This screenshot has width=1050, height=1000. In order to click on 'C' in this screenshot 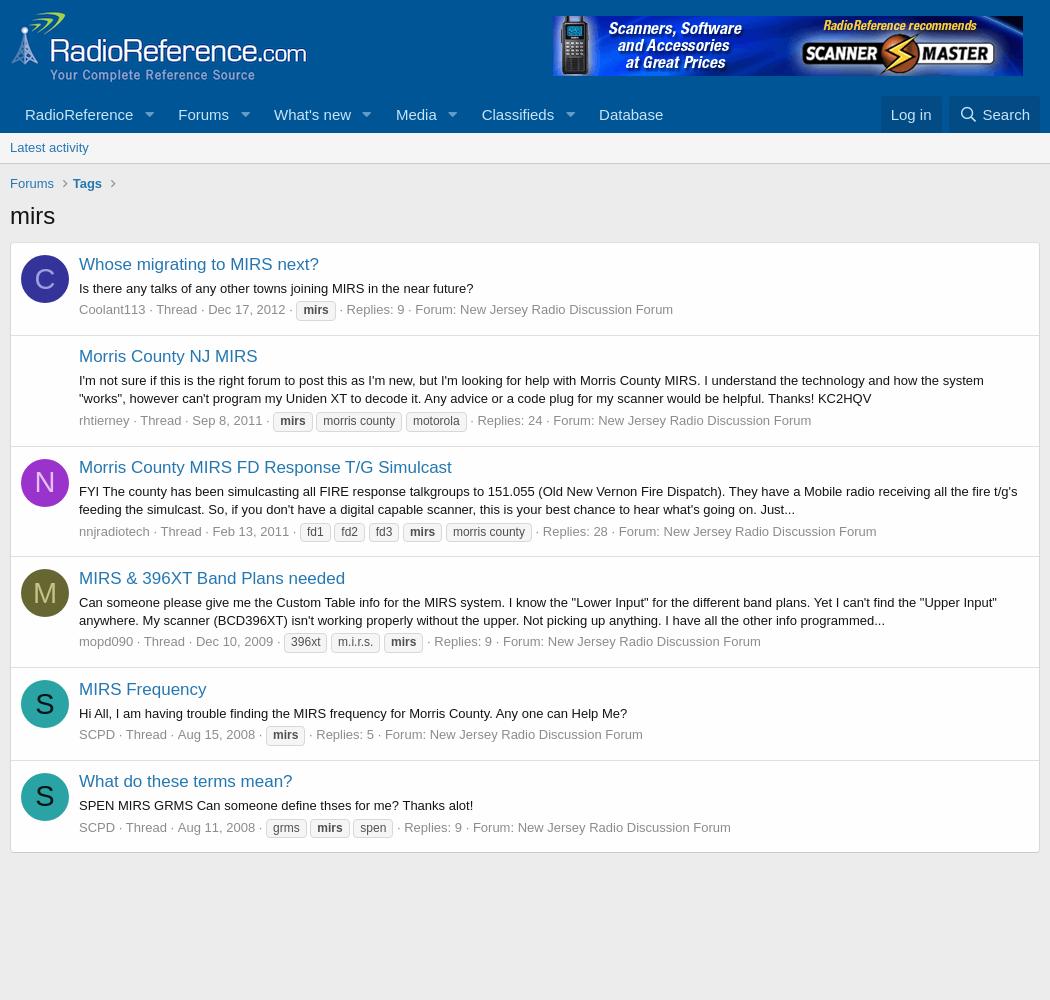, I will do `click(34, 278)`.